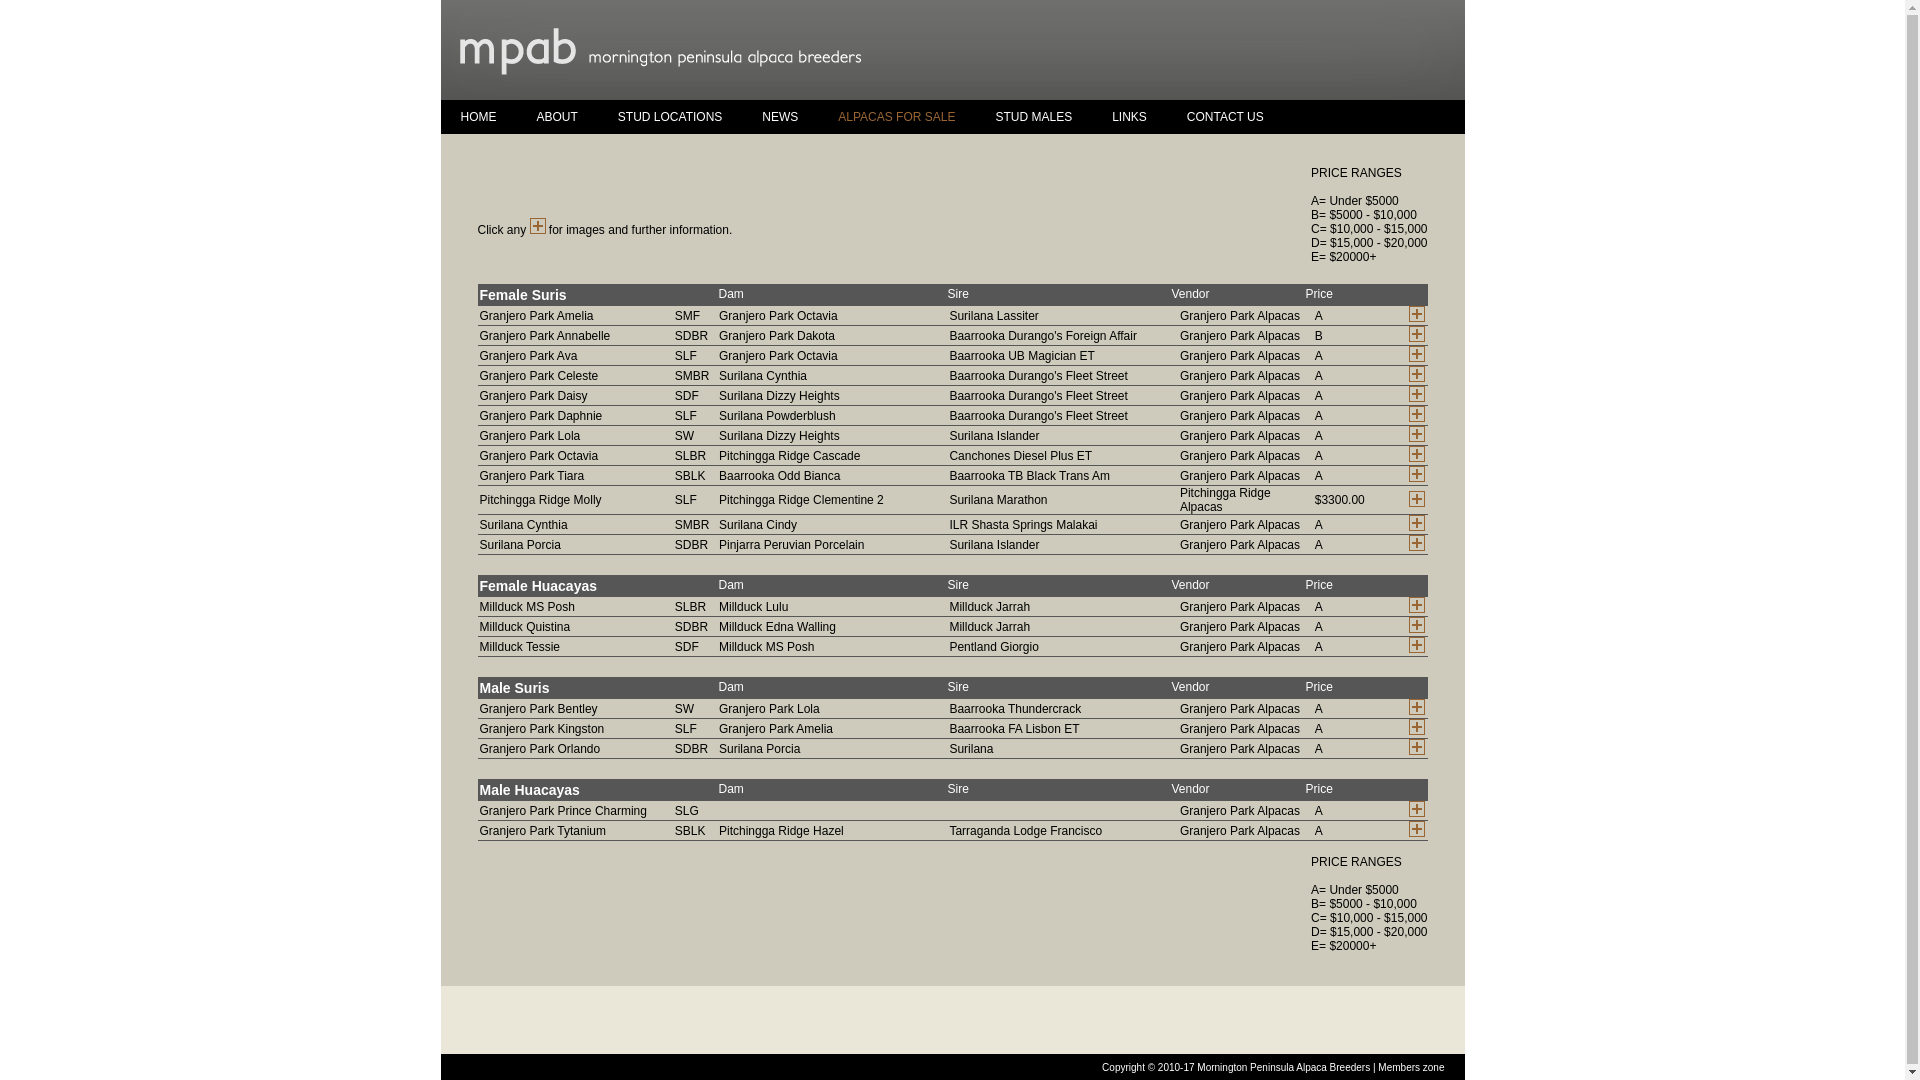 The width and height of the screenshot is (1920, 1080). Describe the element at coordinates (895, 116) in the screenshot. I see `'ALPACAS FOR SALE'` at that location.